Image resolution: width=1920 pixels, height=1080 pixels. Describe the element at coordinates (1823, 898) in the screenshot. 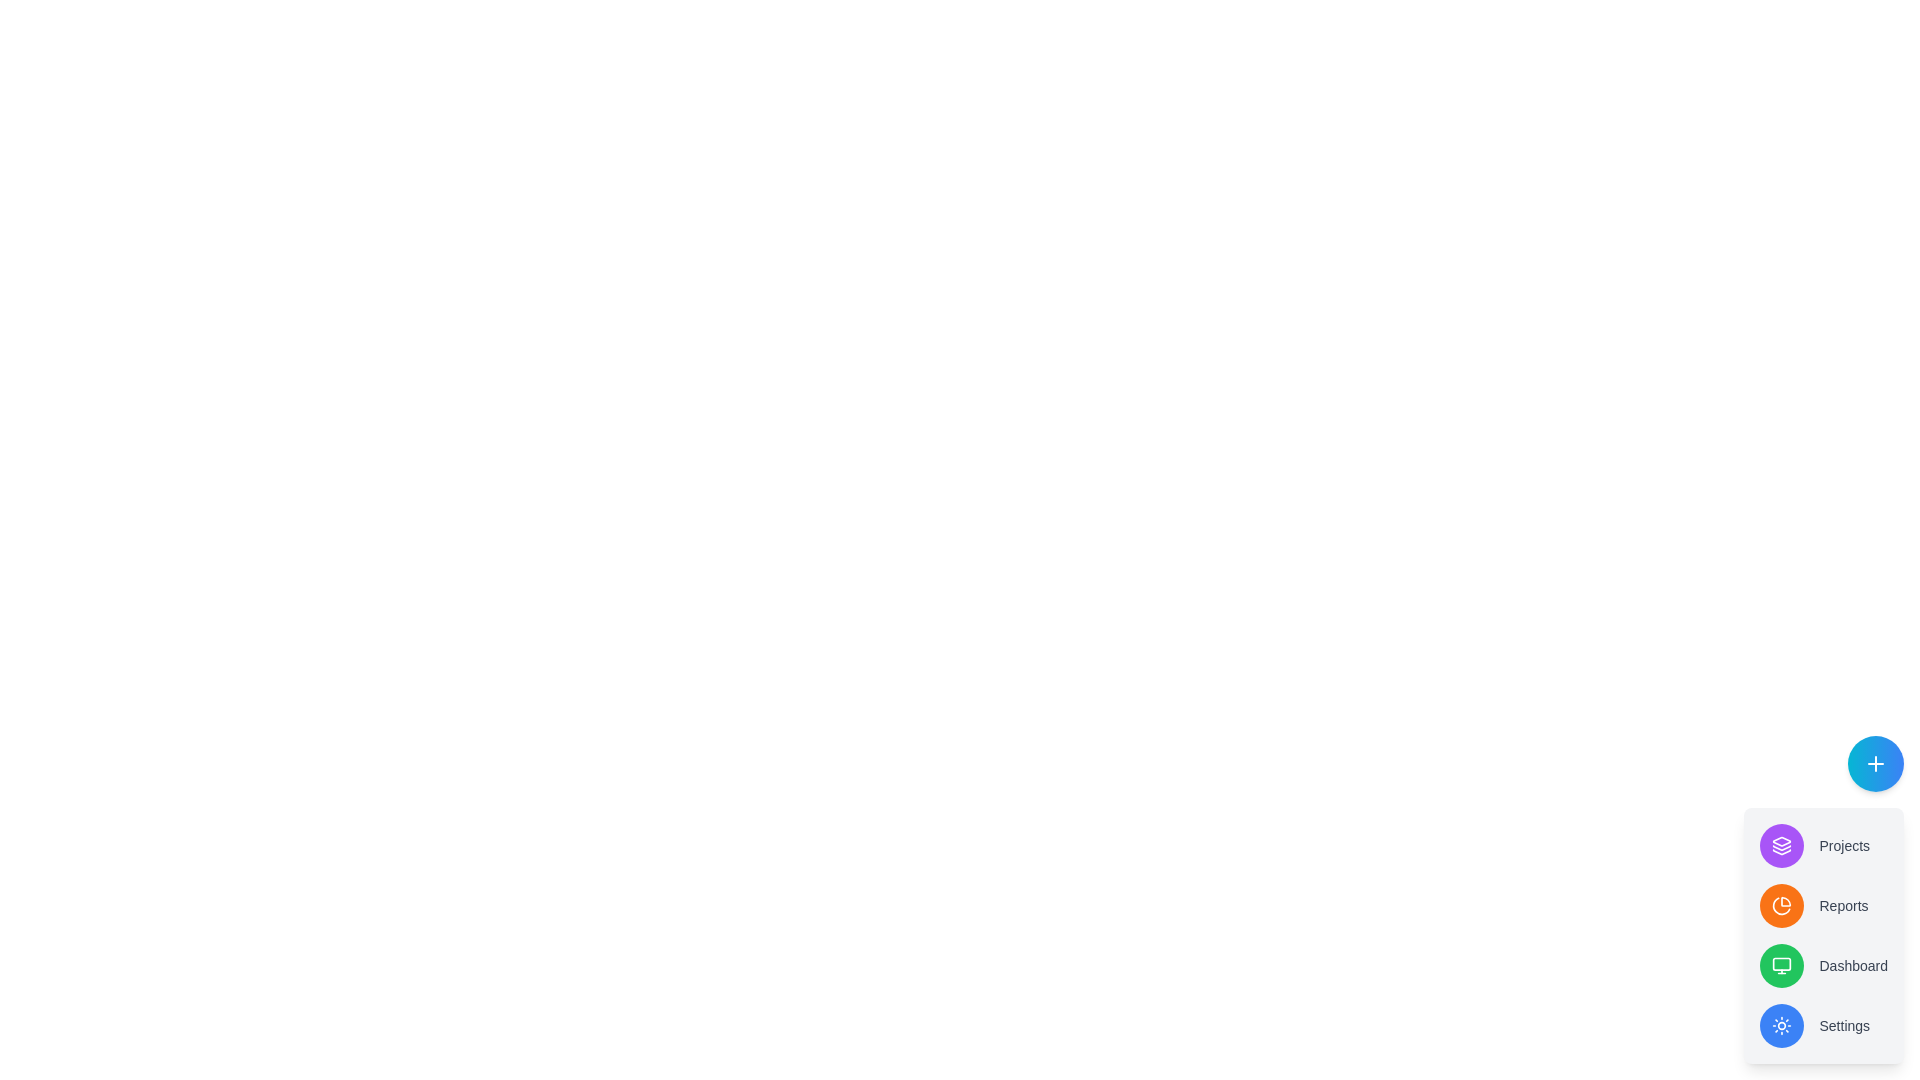

I see `the text label reading 'Reports' in the vertical menu, which is positioned below the 'Projects' label and above the 'Dashboard' label` at that location.